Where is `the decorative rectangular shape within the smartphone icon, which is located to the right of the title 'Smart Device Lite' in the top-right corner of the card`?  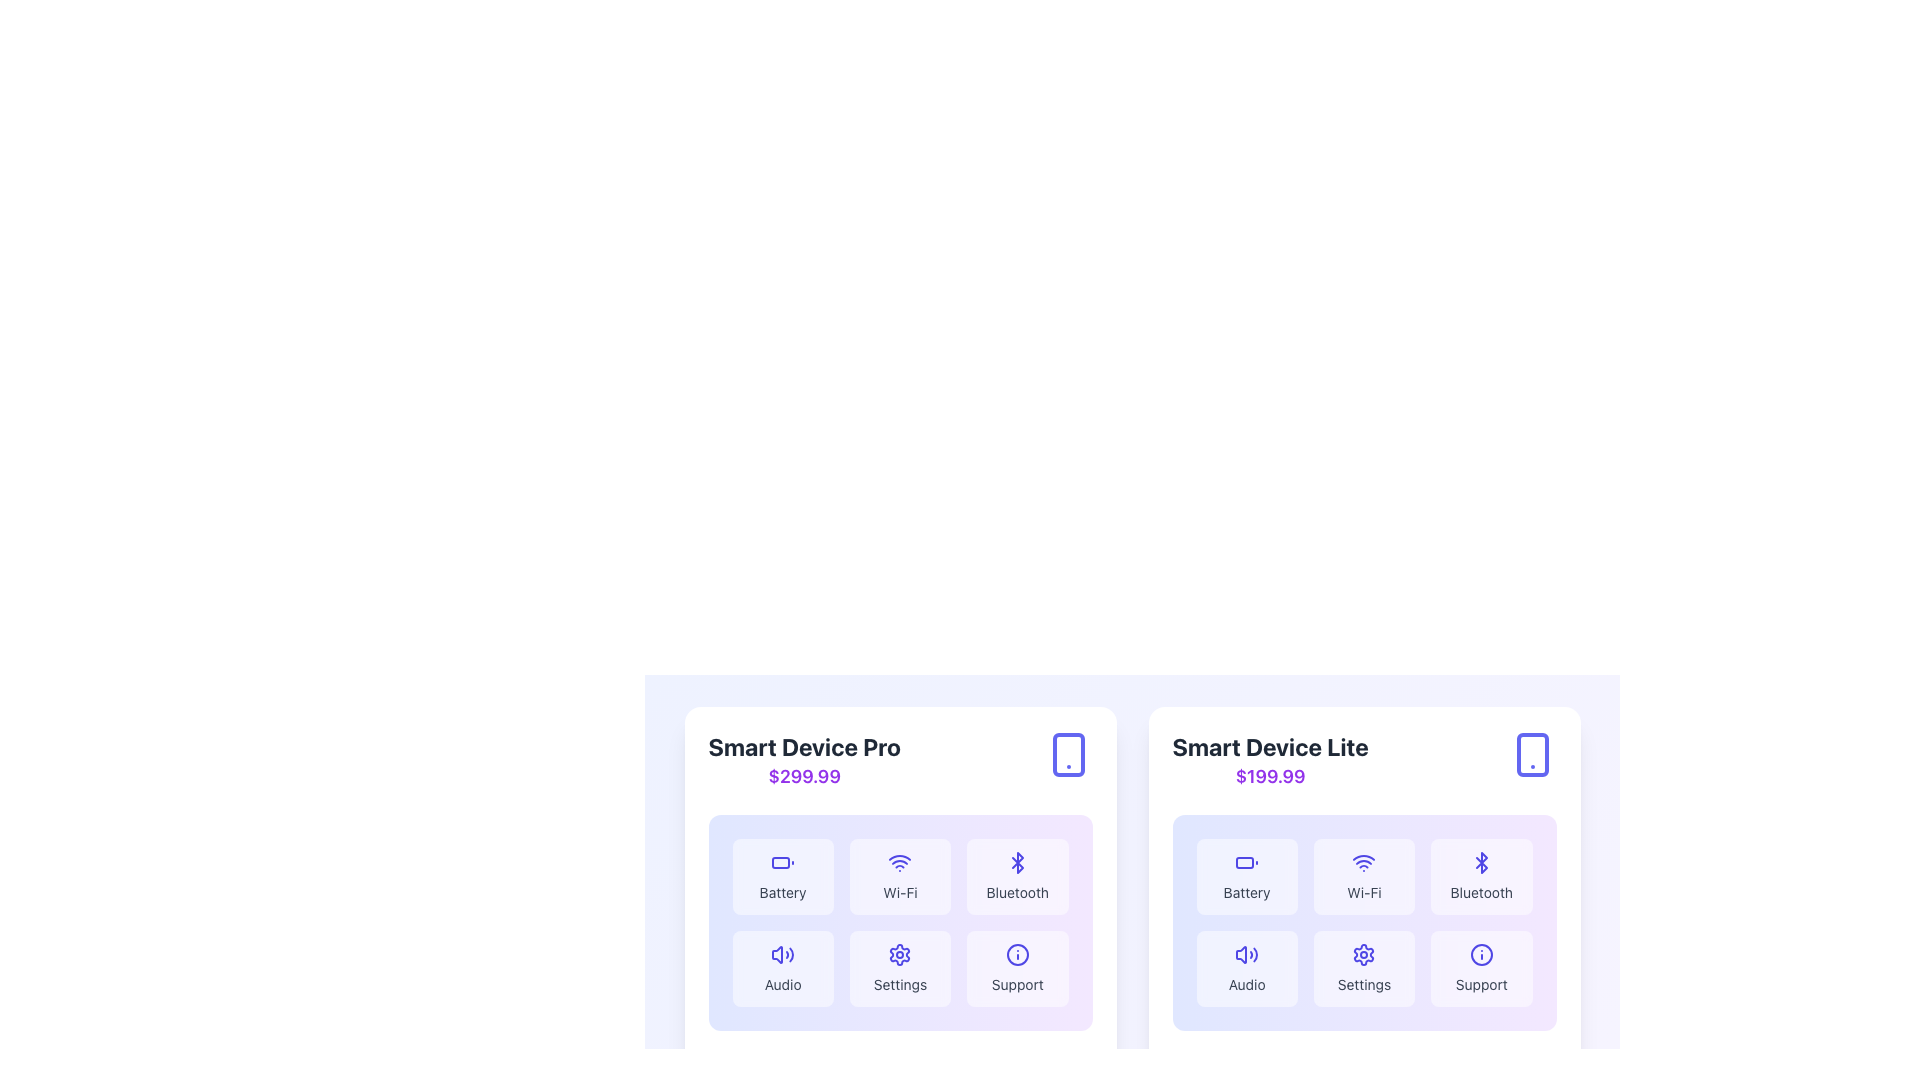
the decorative rectangular shape within the smartphone icon, which is located to the right of the title 'Smart Device Lite' in the top-right corner of the card is located at coordinates (1067, 755).